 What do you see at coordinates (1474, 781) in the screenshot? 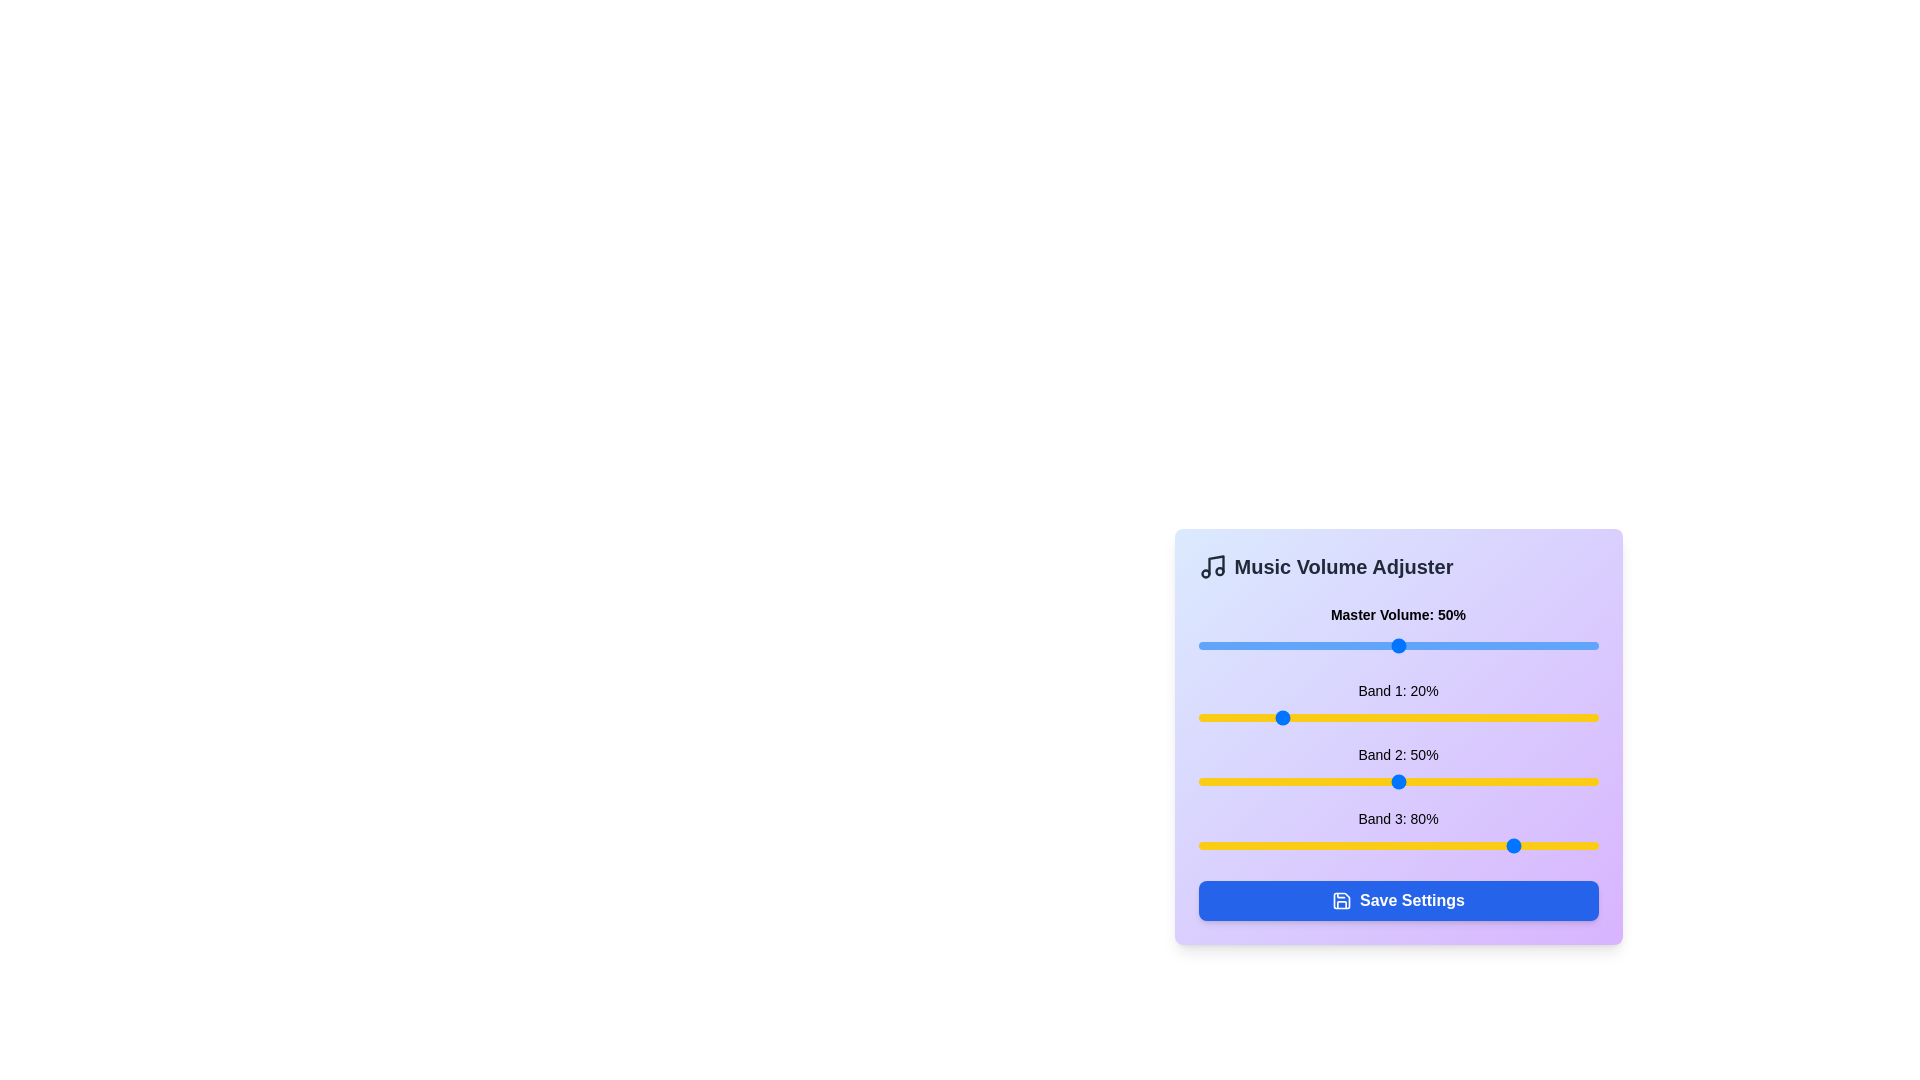
I see `Band 2's volume` at bounding box center [1474, 781].